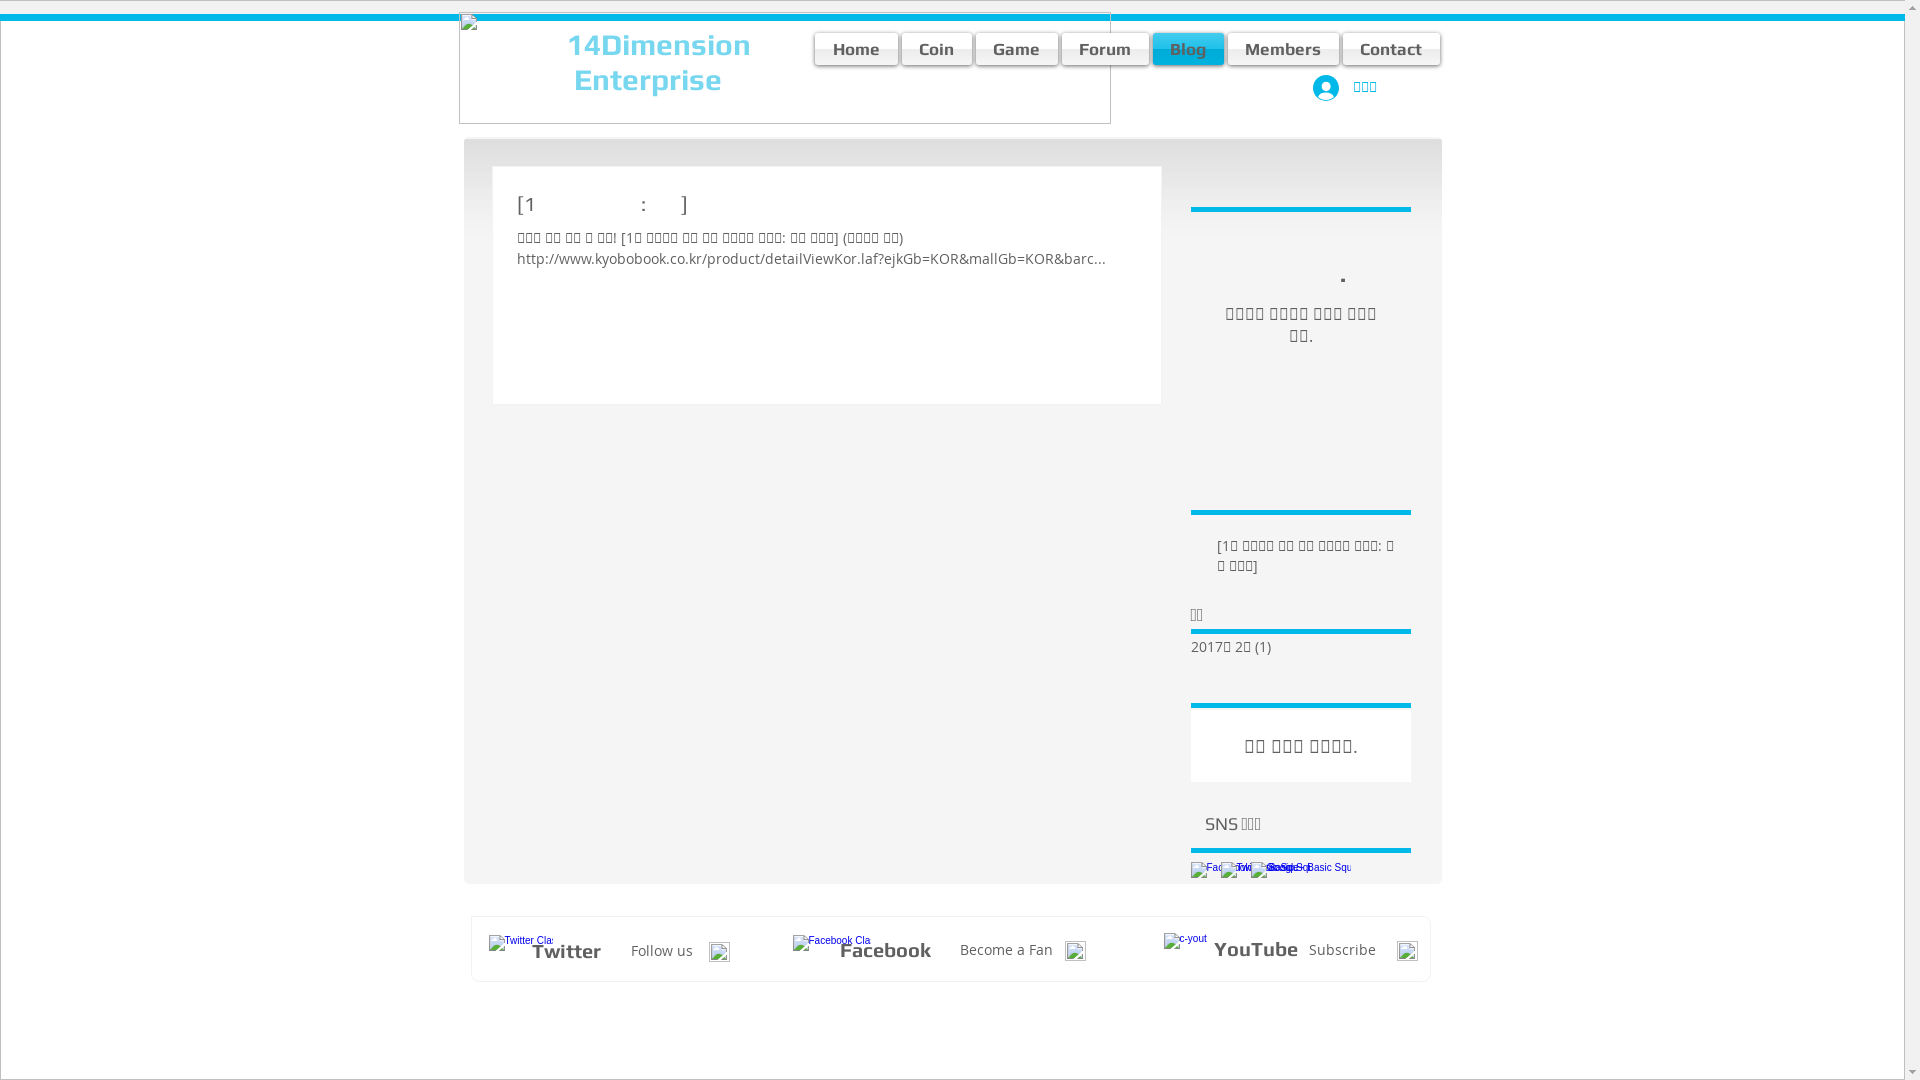  What do you see at coordinates (1388, 48) in the screenshot?
I see `'Contact'` at bounding box center [1388, 48].